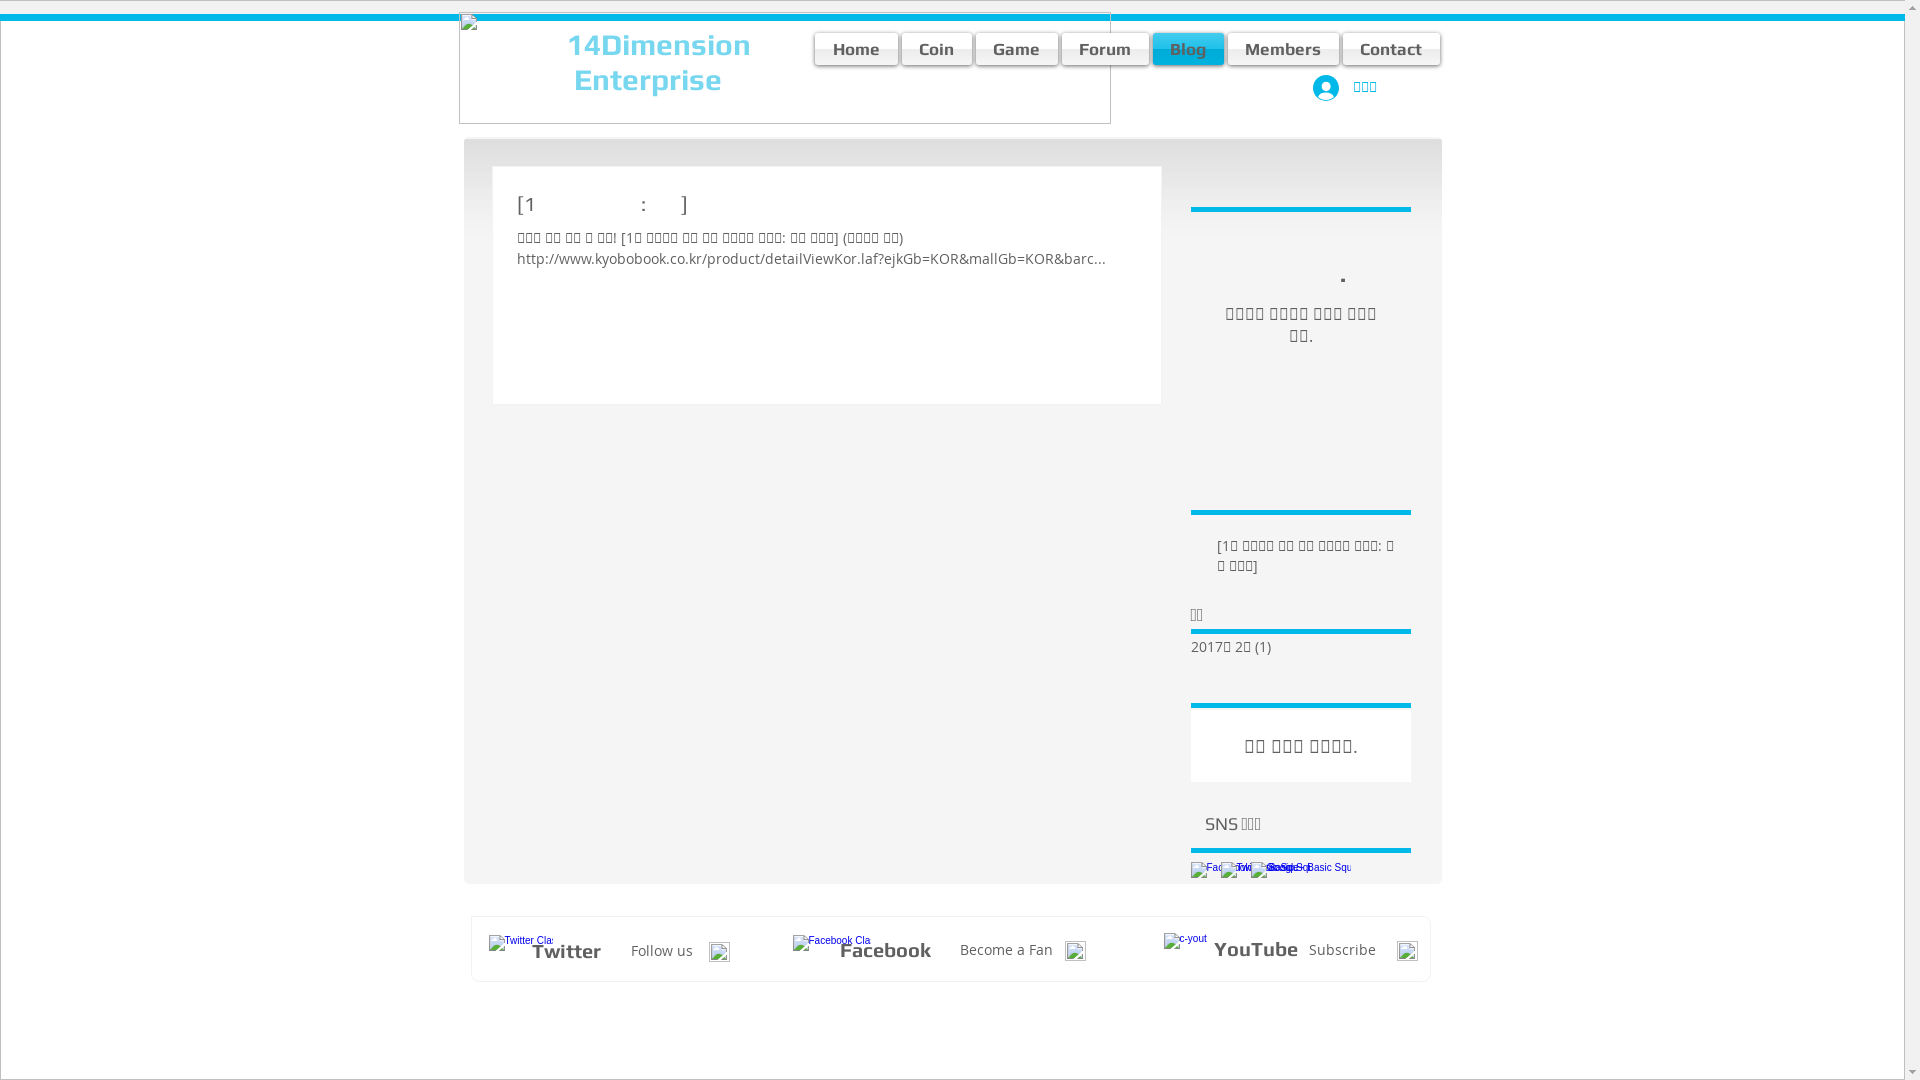  What do you see at coordinates (1388, 48) in the screenshot?
I see `'Contact'` at bounding box center [1388, 48].